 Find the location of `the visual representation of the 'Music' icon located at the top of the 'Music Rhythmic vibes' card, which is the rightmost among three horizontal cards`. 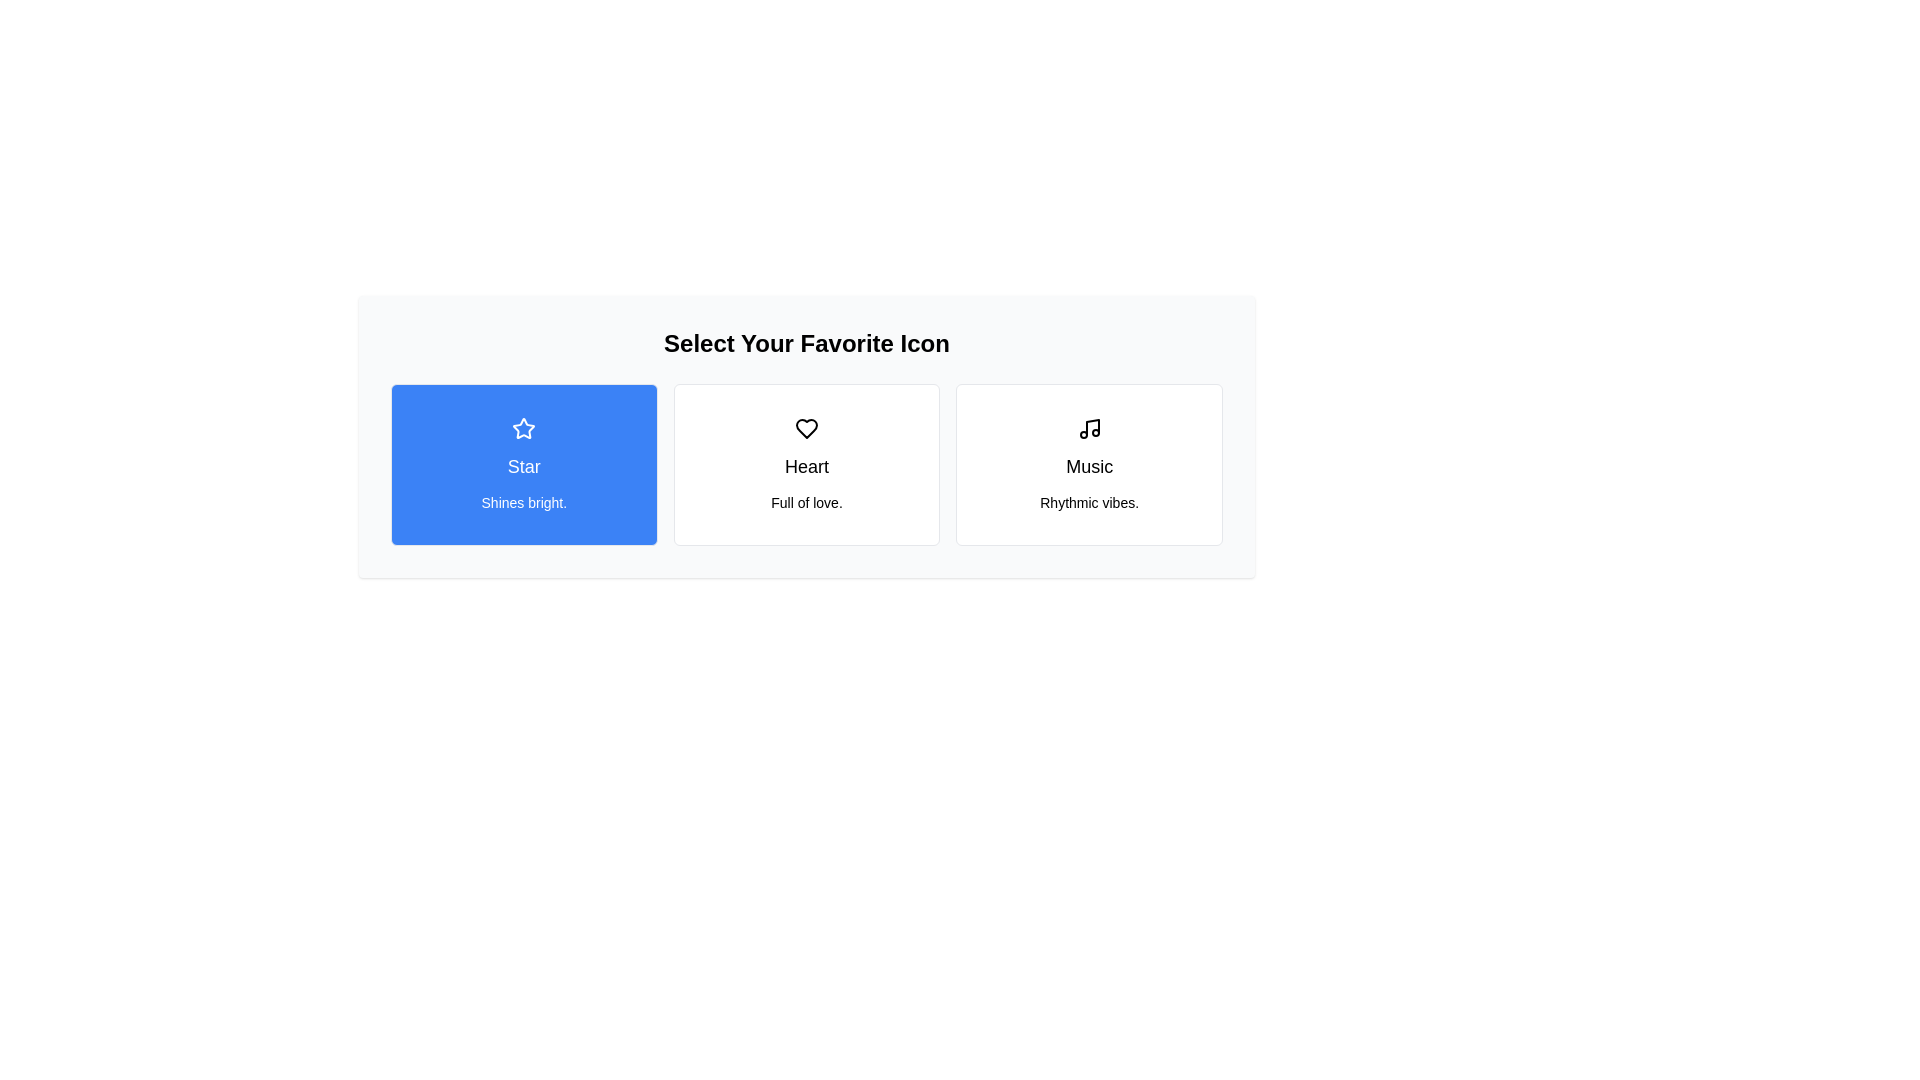

the visual representation of the 'Music' icon located at the top of the 'Music Rhythmic vibes' card, which is the rightmost among three horizontal cards is located at coordinates (1088, 427).